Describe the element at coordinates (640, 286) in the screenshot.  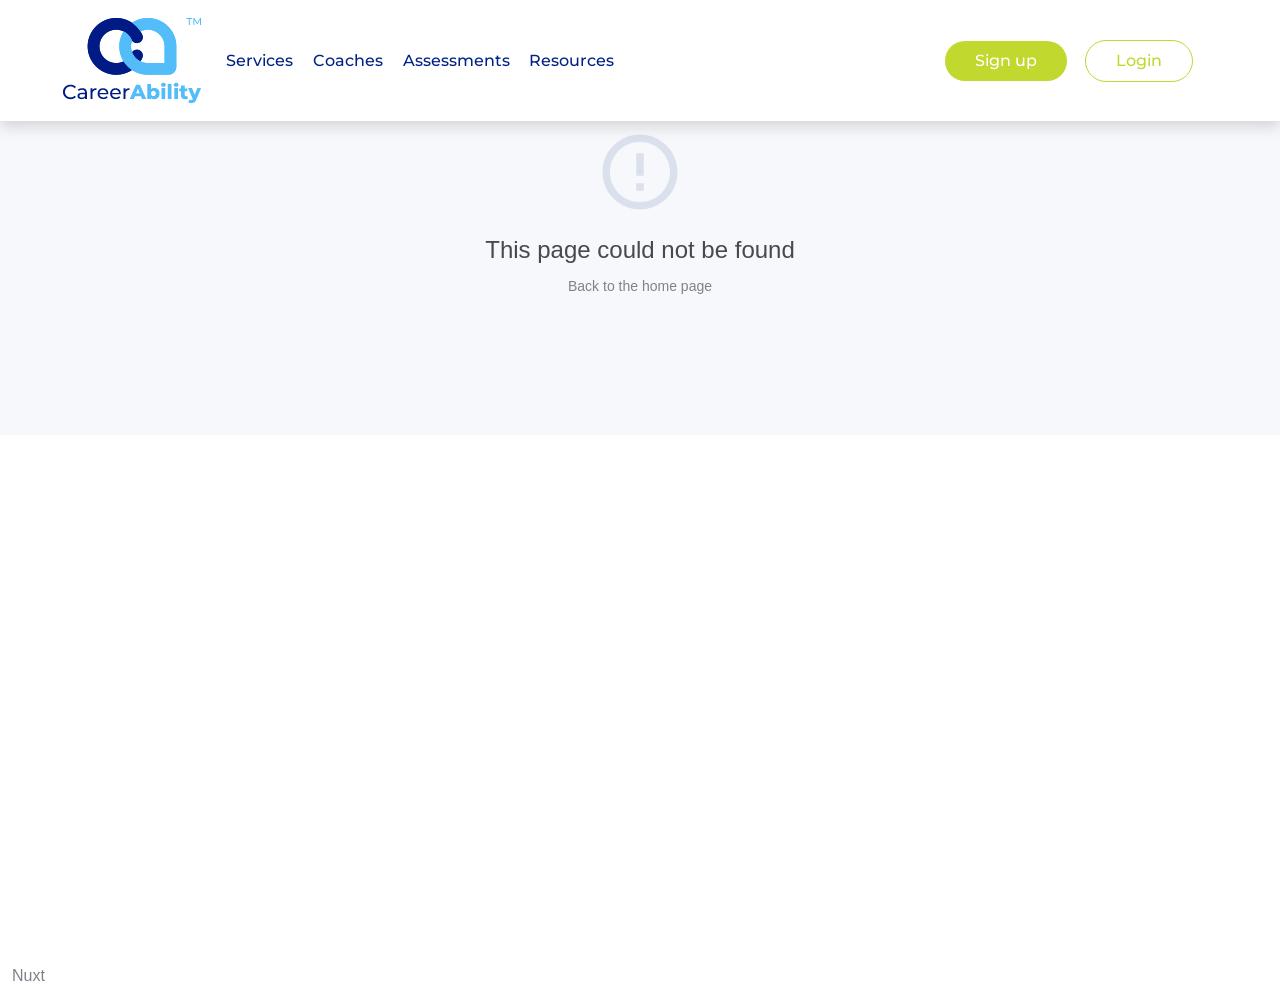
I see `'Back to the home page'` at that location.